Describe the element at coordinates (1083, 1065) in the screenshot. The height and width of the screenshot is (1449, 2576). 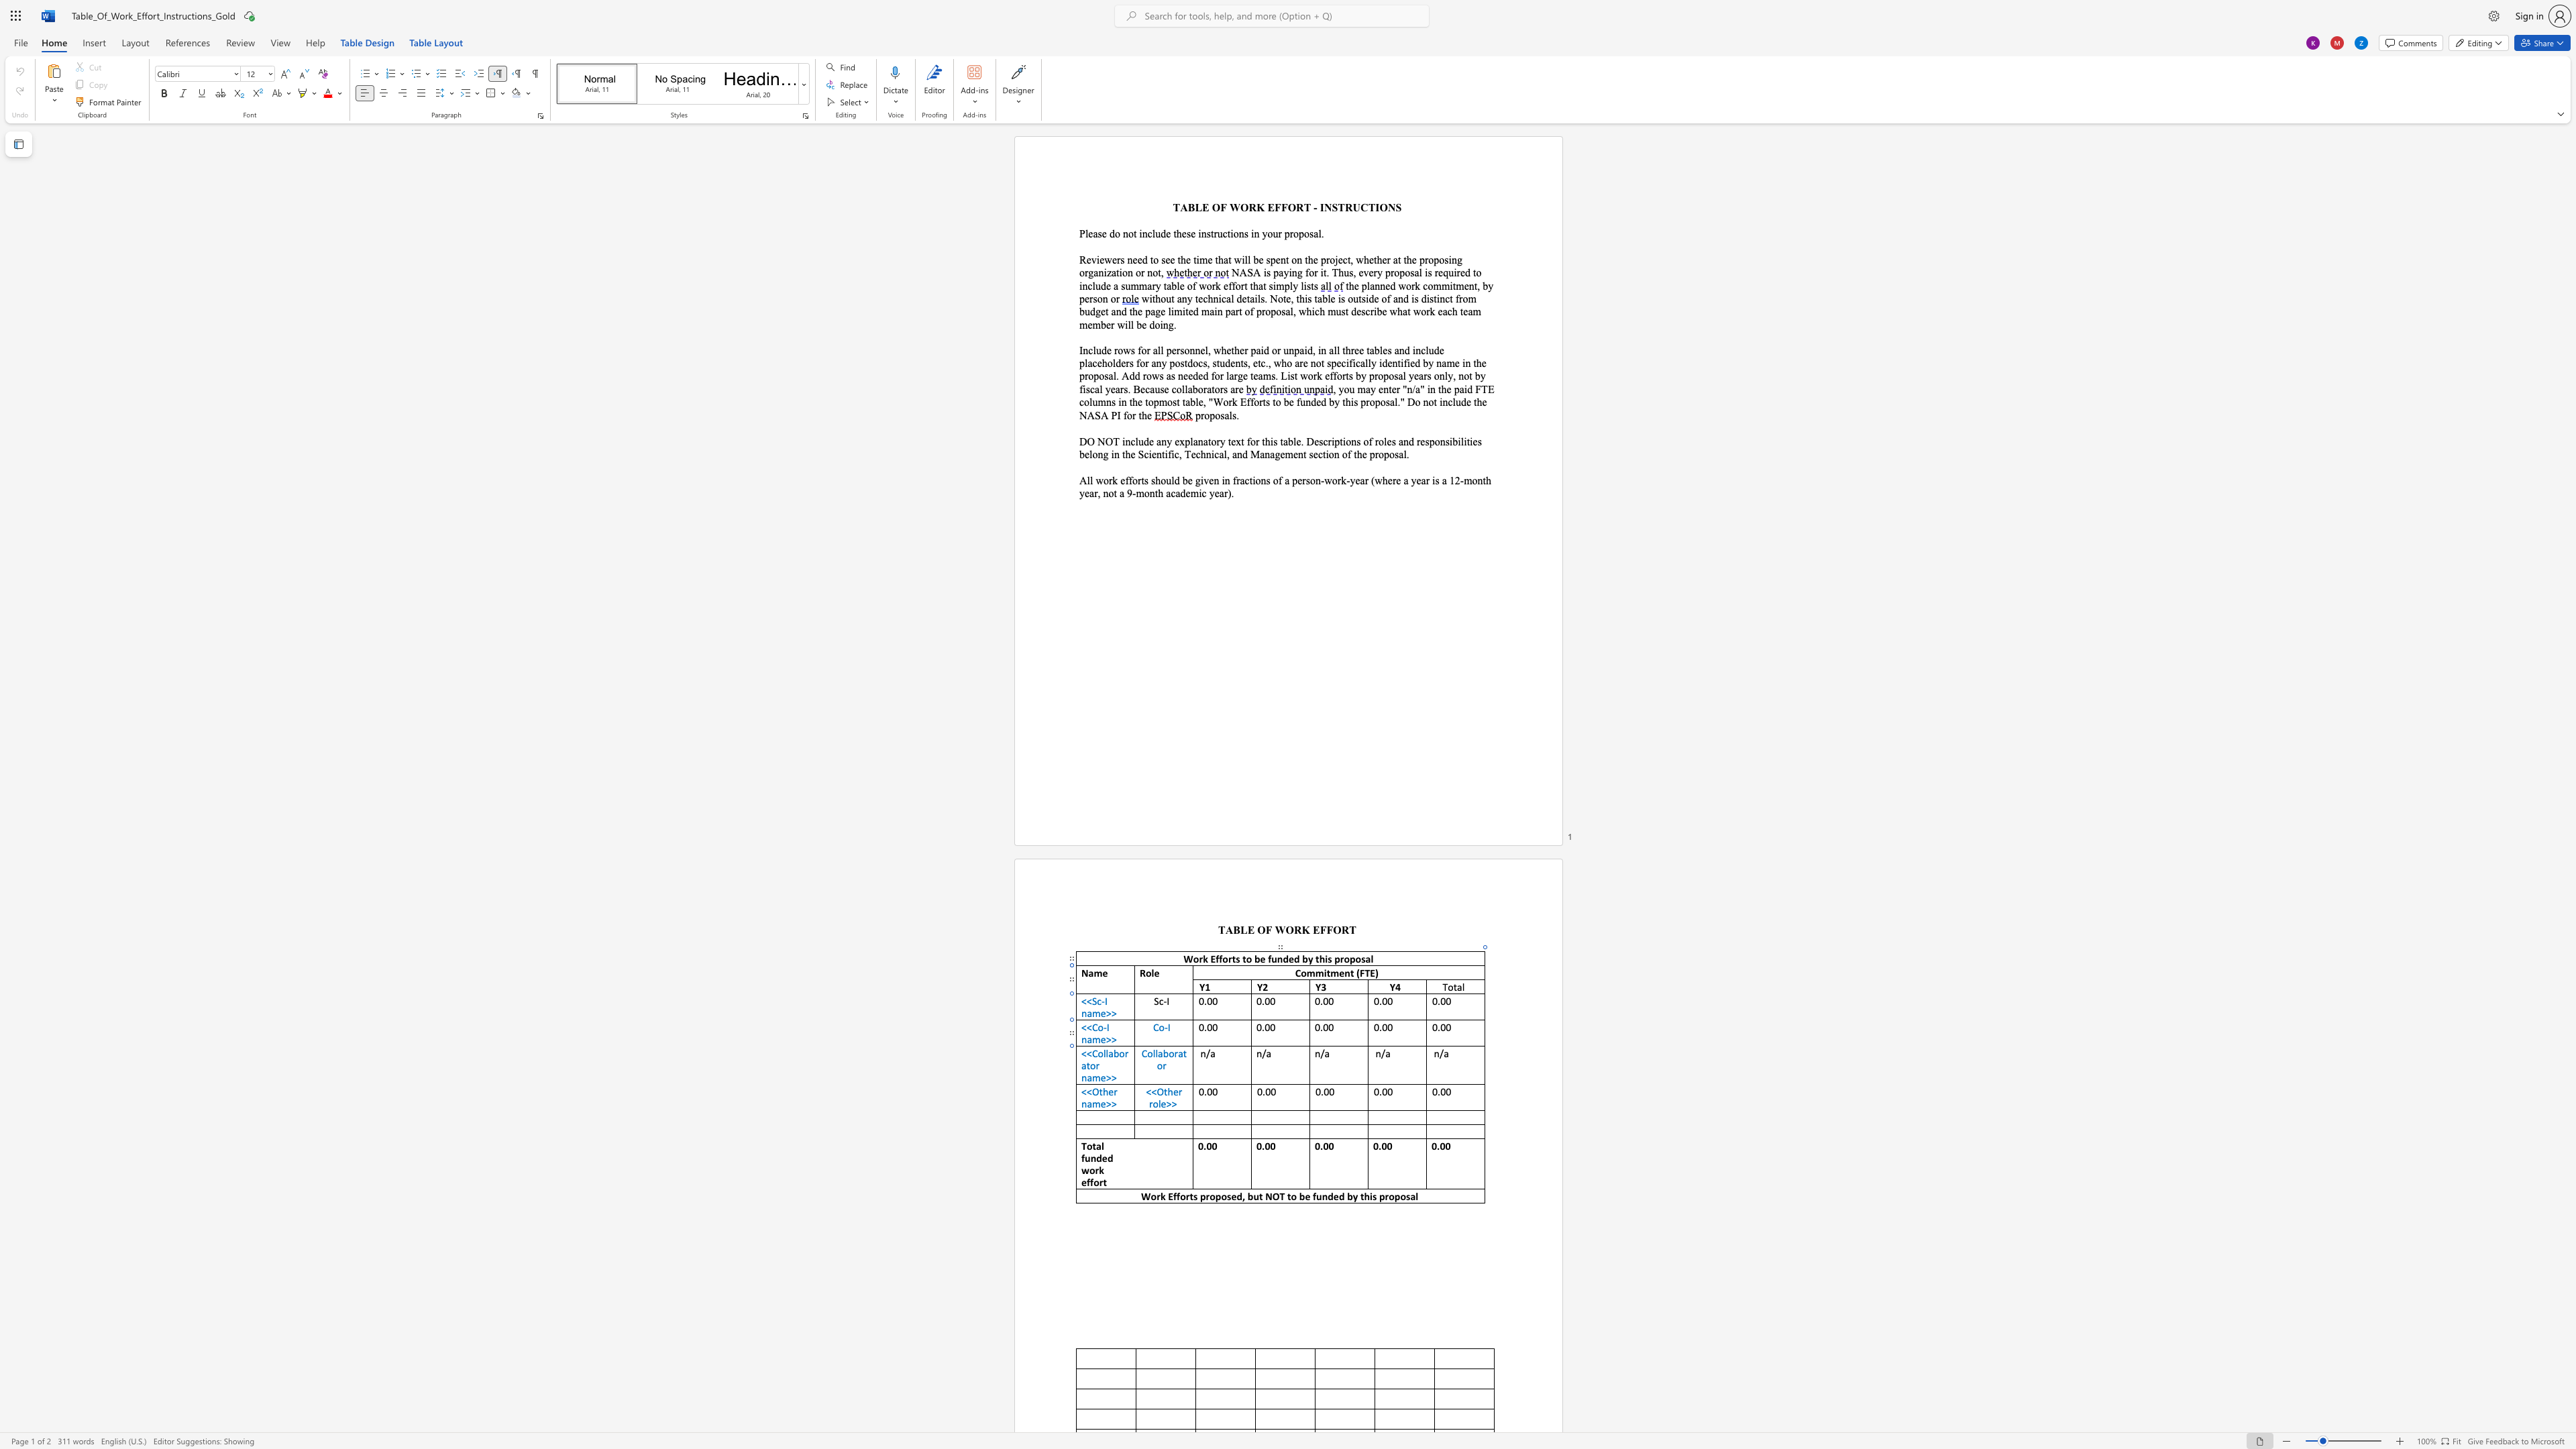
I see `the 2th character "a" in the text` at that location.